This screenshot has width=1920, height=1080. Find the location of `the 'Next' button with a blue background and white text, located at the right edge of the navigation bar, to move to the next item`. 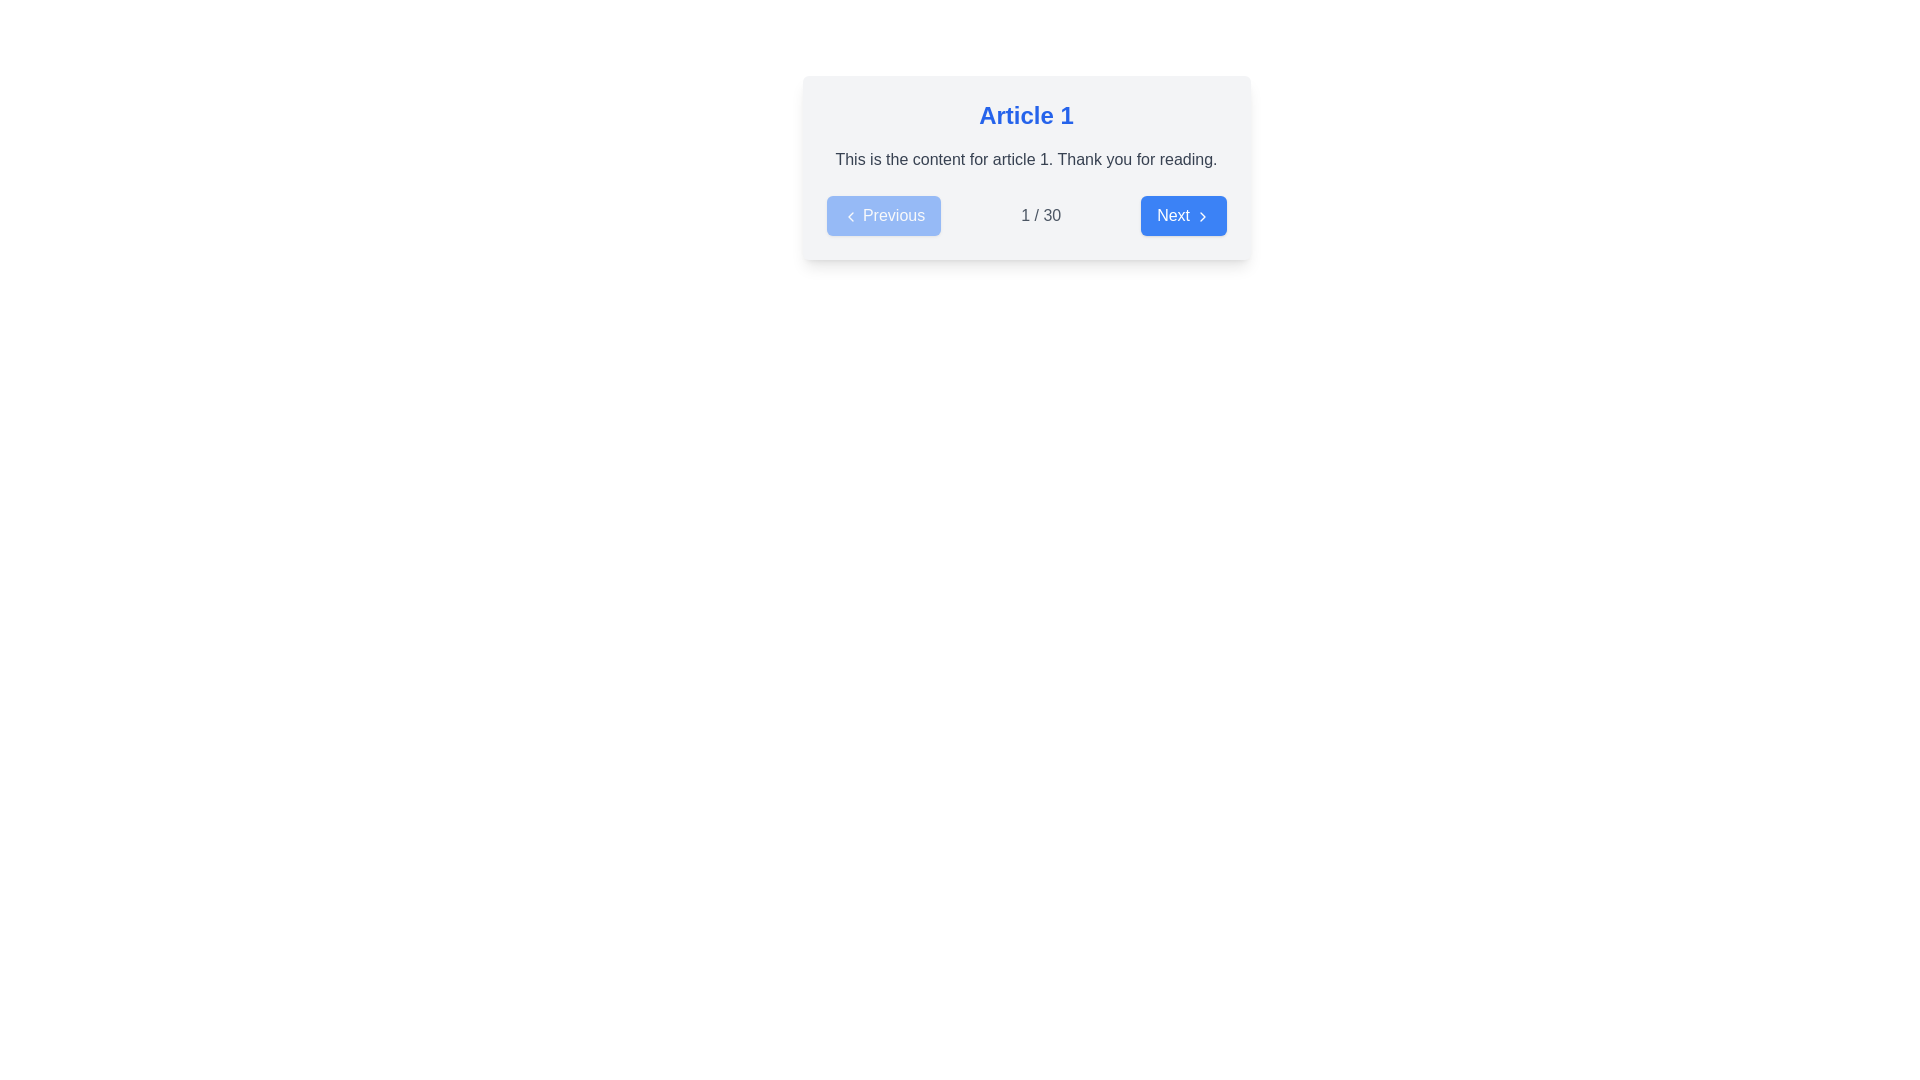

the 'Next' button with a blue background and white text, located at the right edge of the navigation bar, to move to the next item is located at coordinates (1183, 216).